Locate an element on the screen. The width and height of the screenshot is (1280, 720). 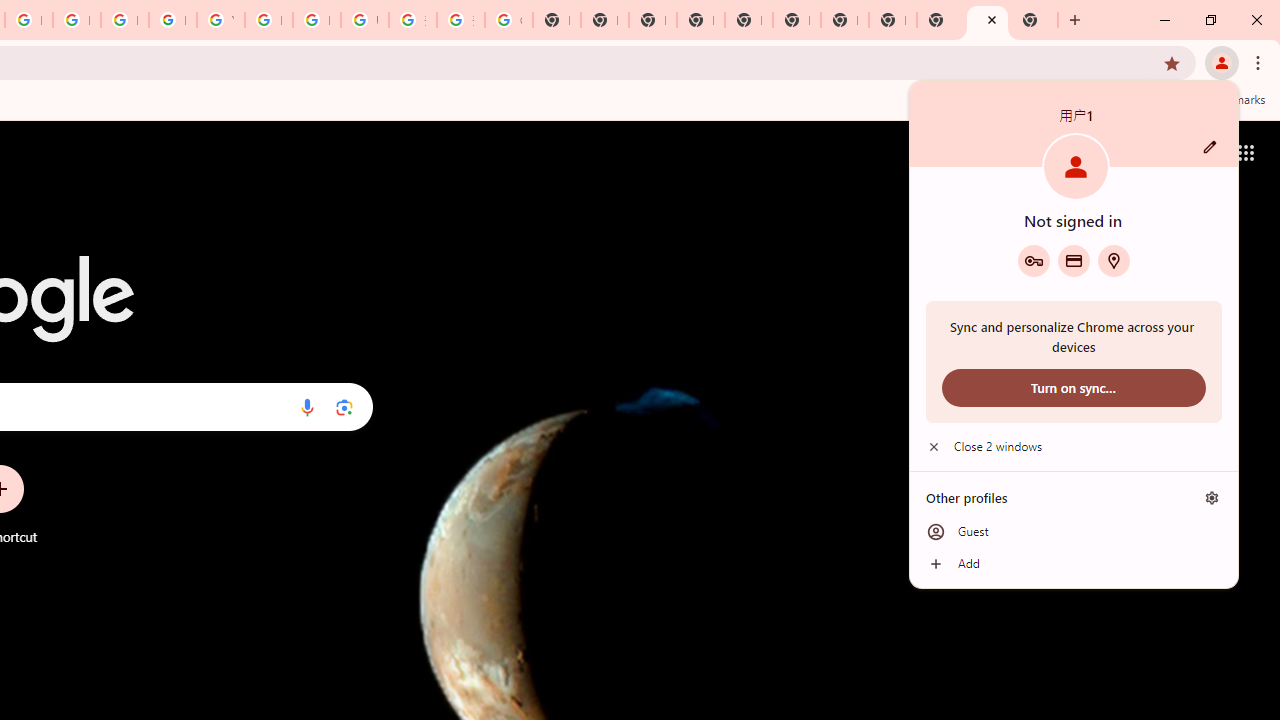
'Manage profiles' is located at coordinates (1211, 497).